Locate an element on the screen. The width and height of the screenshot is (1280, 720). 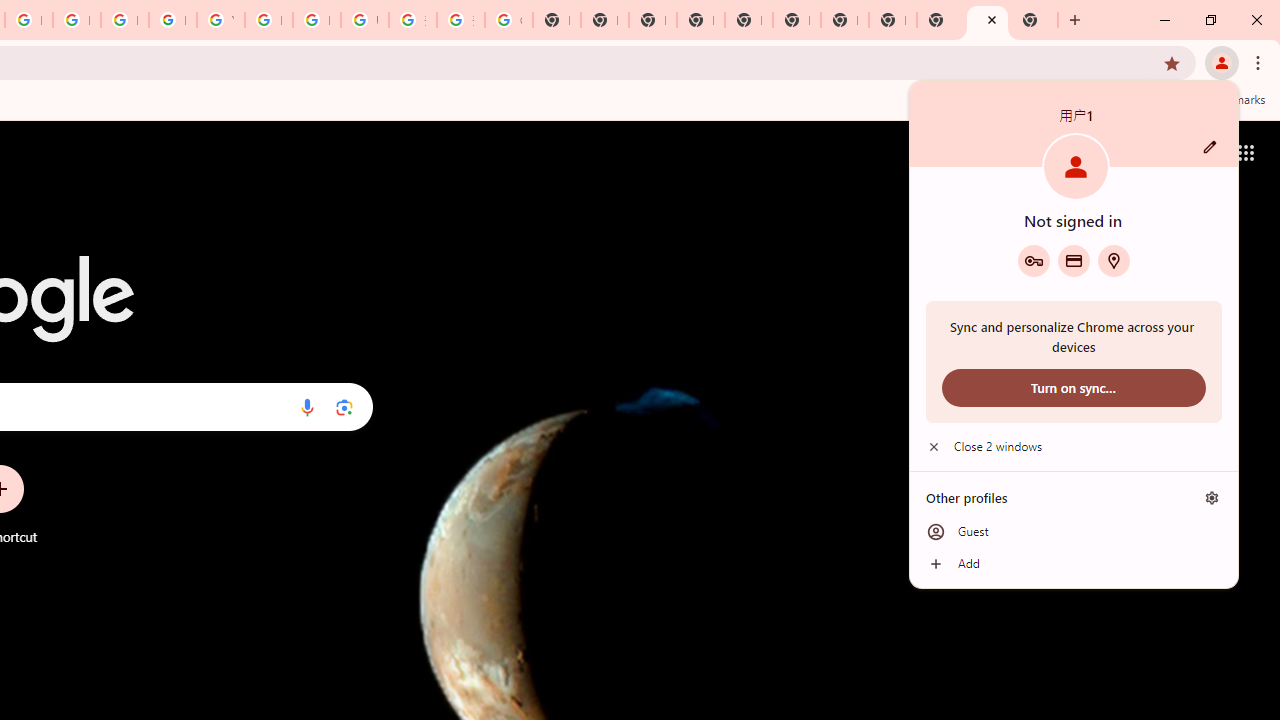
'Manage profiles' is located at coordinates (1211, 497).